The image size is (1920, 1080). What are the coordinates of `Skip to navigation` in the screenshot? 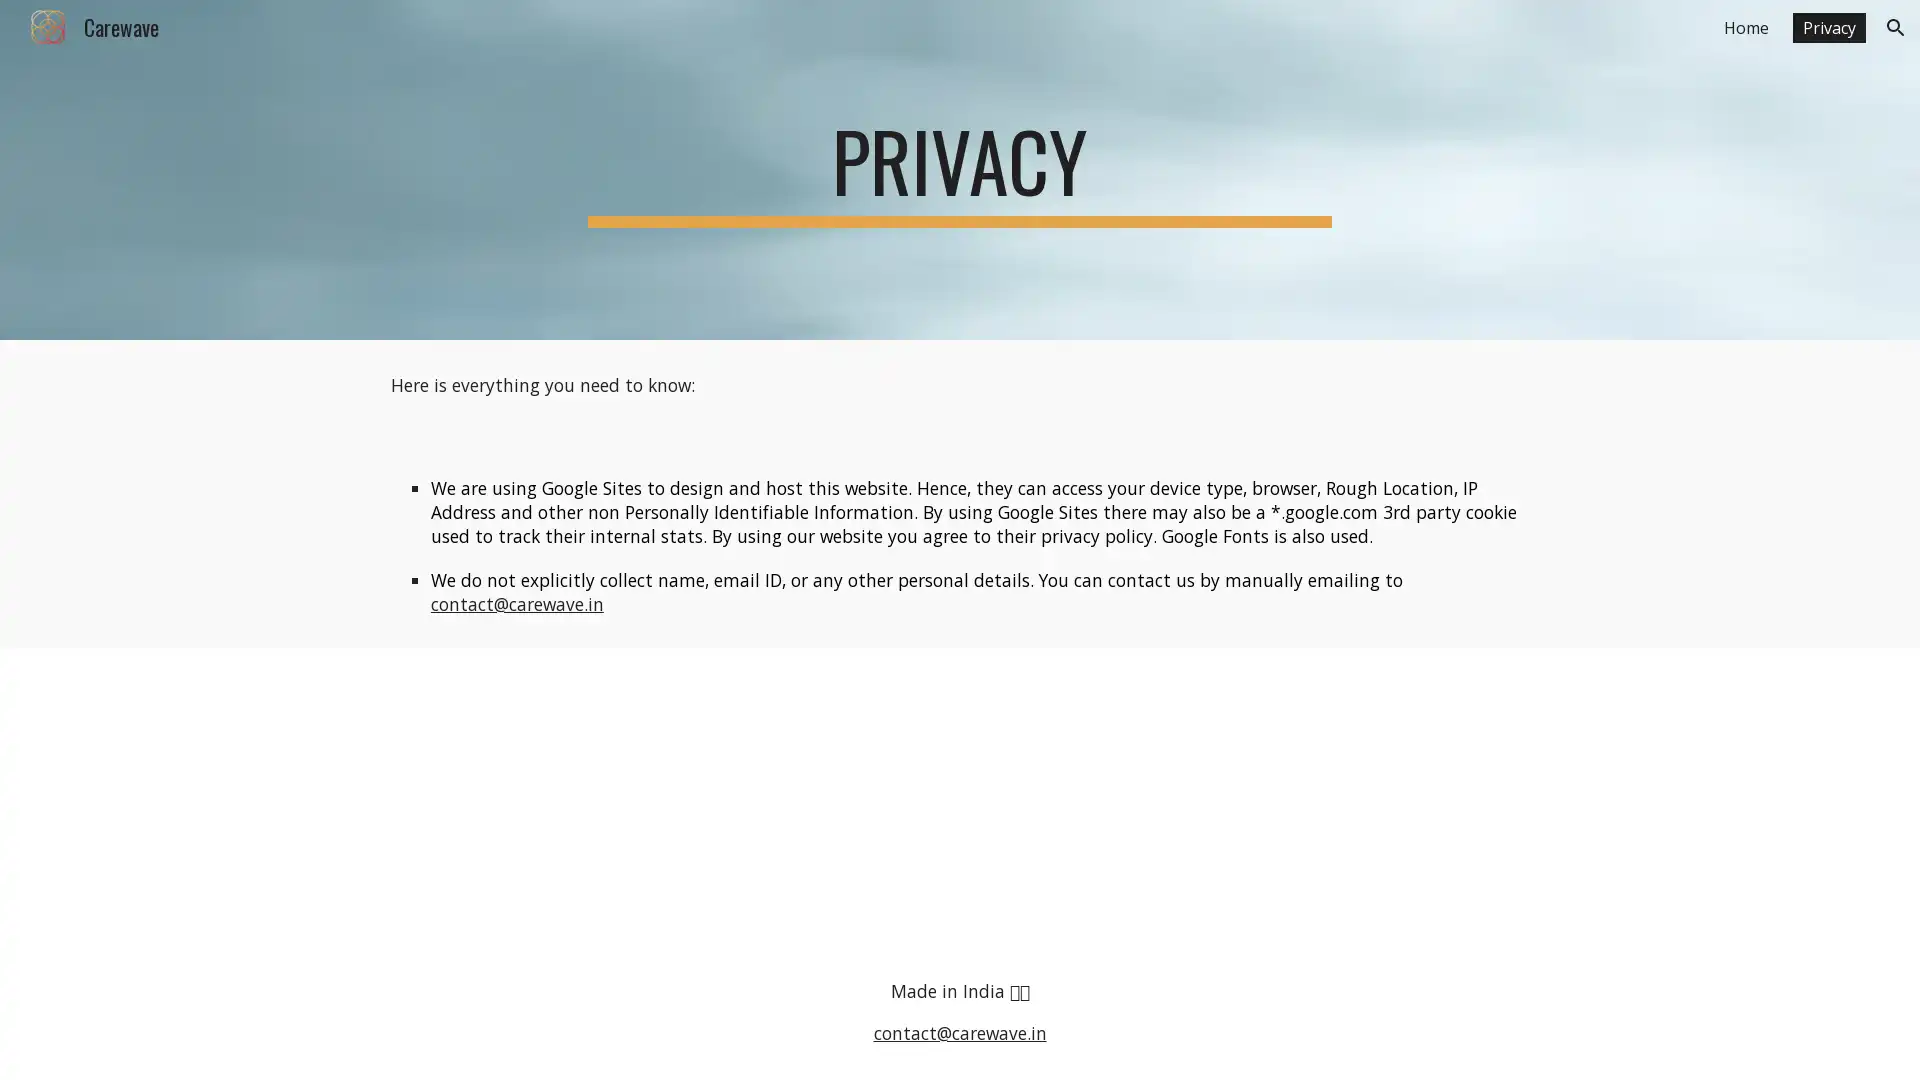 It's located at (1139, 37).